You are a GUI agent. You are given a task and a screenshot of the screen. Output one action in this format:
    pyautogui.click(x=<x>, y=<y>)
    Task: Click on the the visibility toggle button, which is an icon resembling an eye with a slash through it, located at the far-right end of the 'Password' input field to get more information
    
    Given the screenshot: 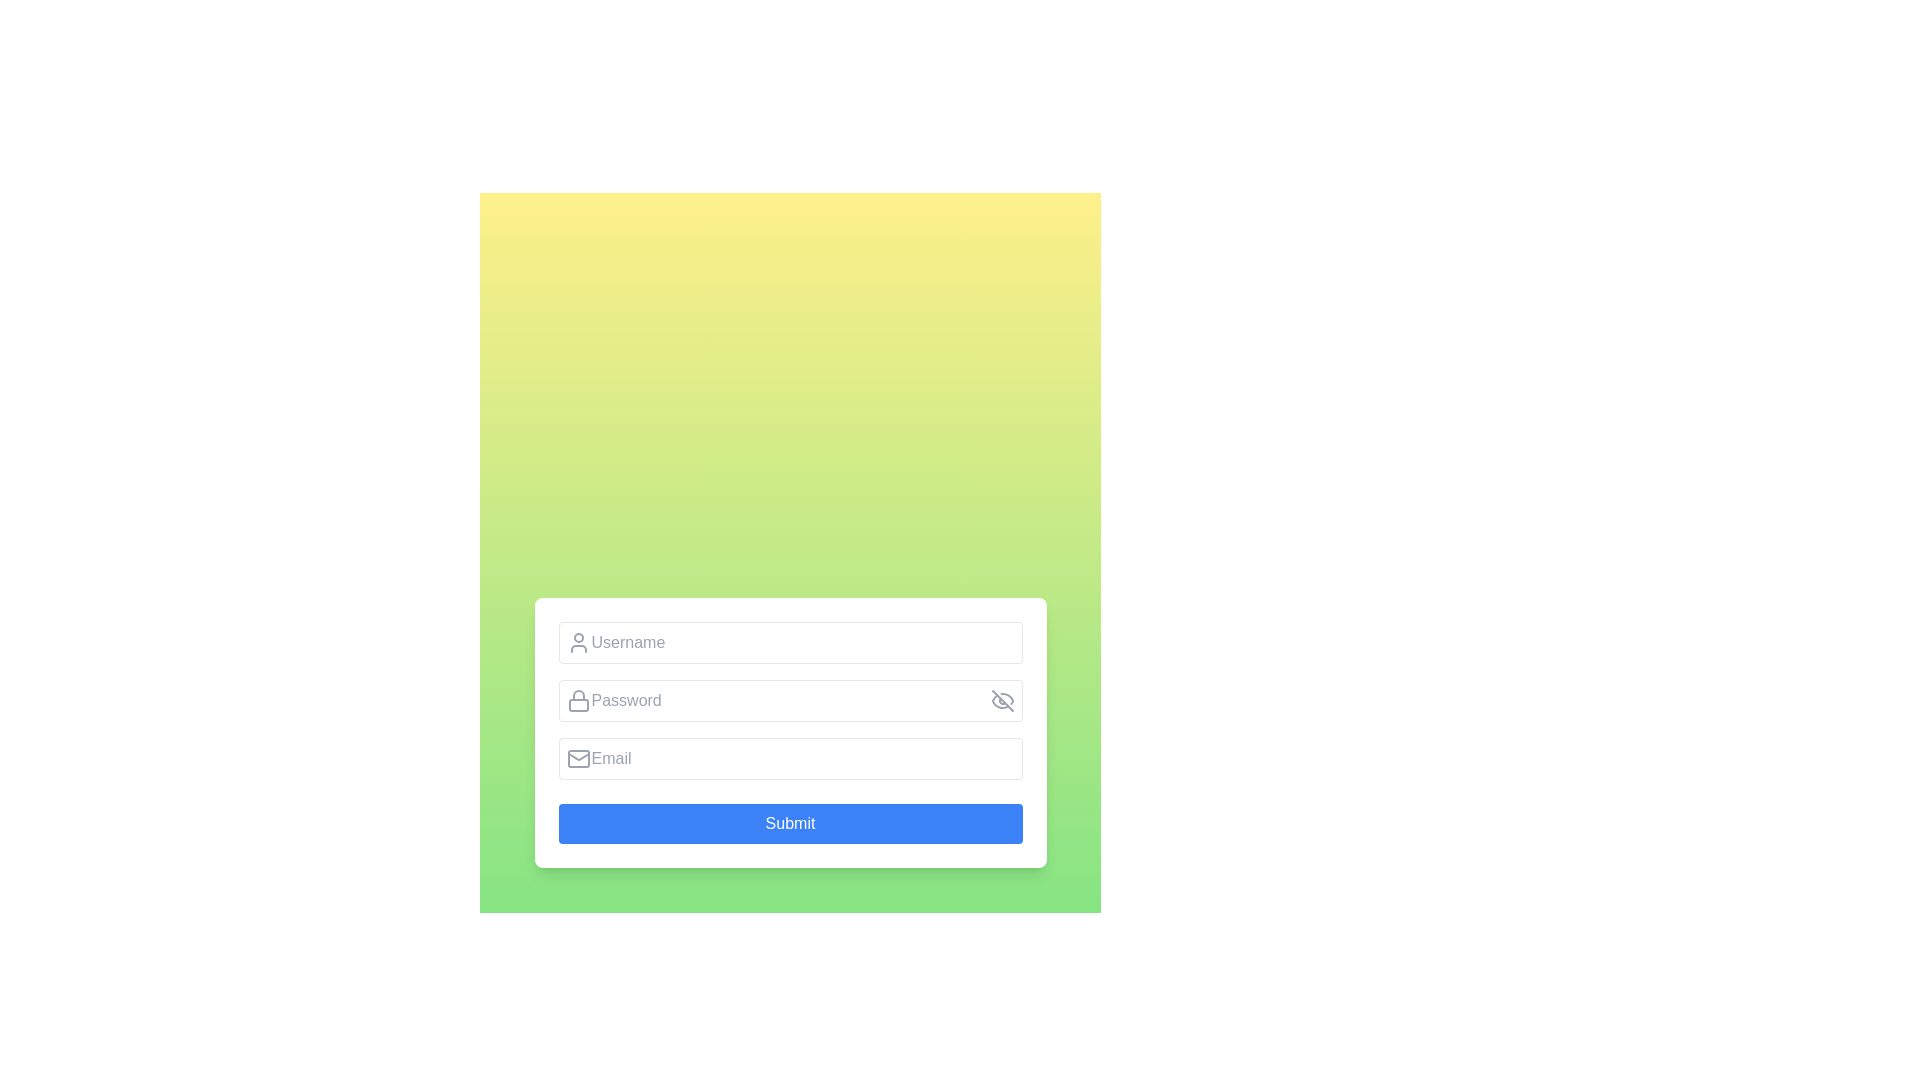 What is the action you would take?
    pyautogui.click(x=1002, y=700)
    